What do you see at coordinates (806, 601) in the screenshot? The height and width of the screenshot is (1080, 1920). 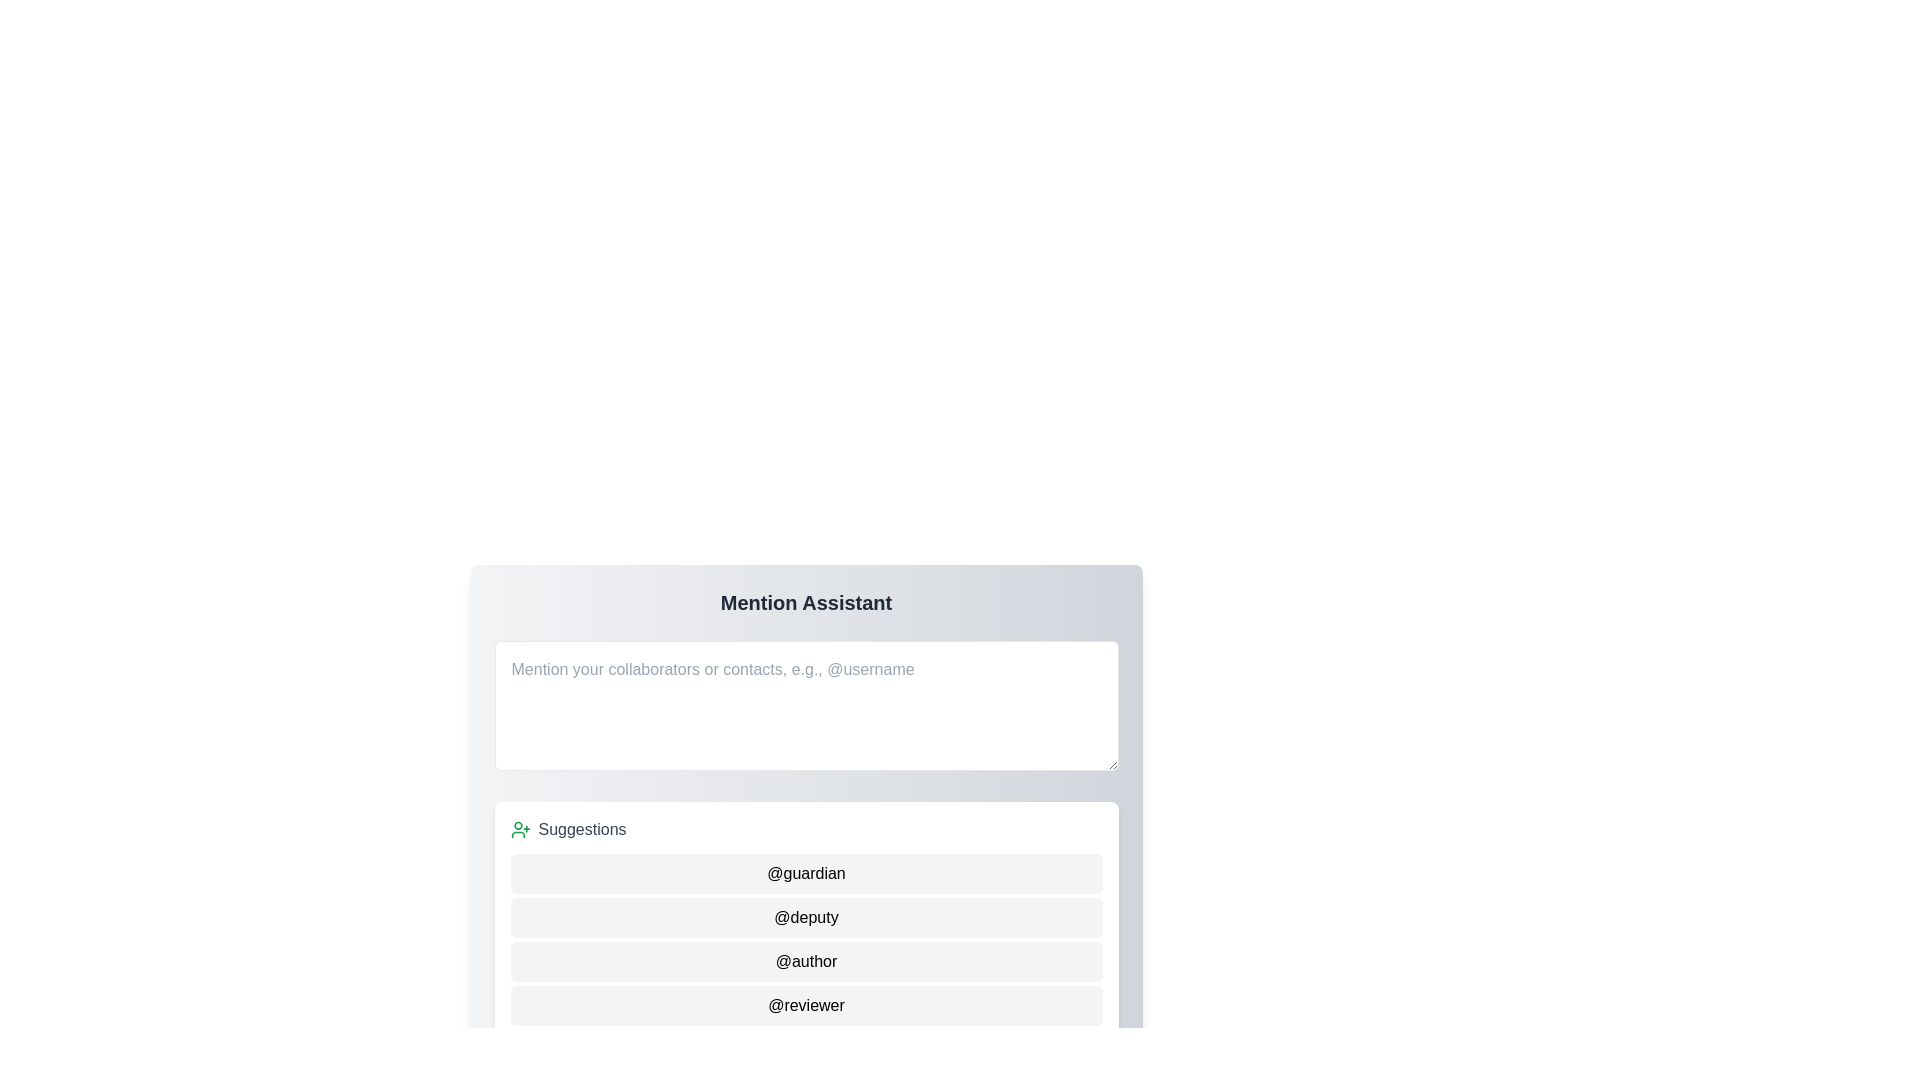 I see `heading labeled 'Mention Assistant', which is a bold, large, dark gray text located at the top of the card-like interface section` at bounding box center [806, 601].